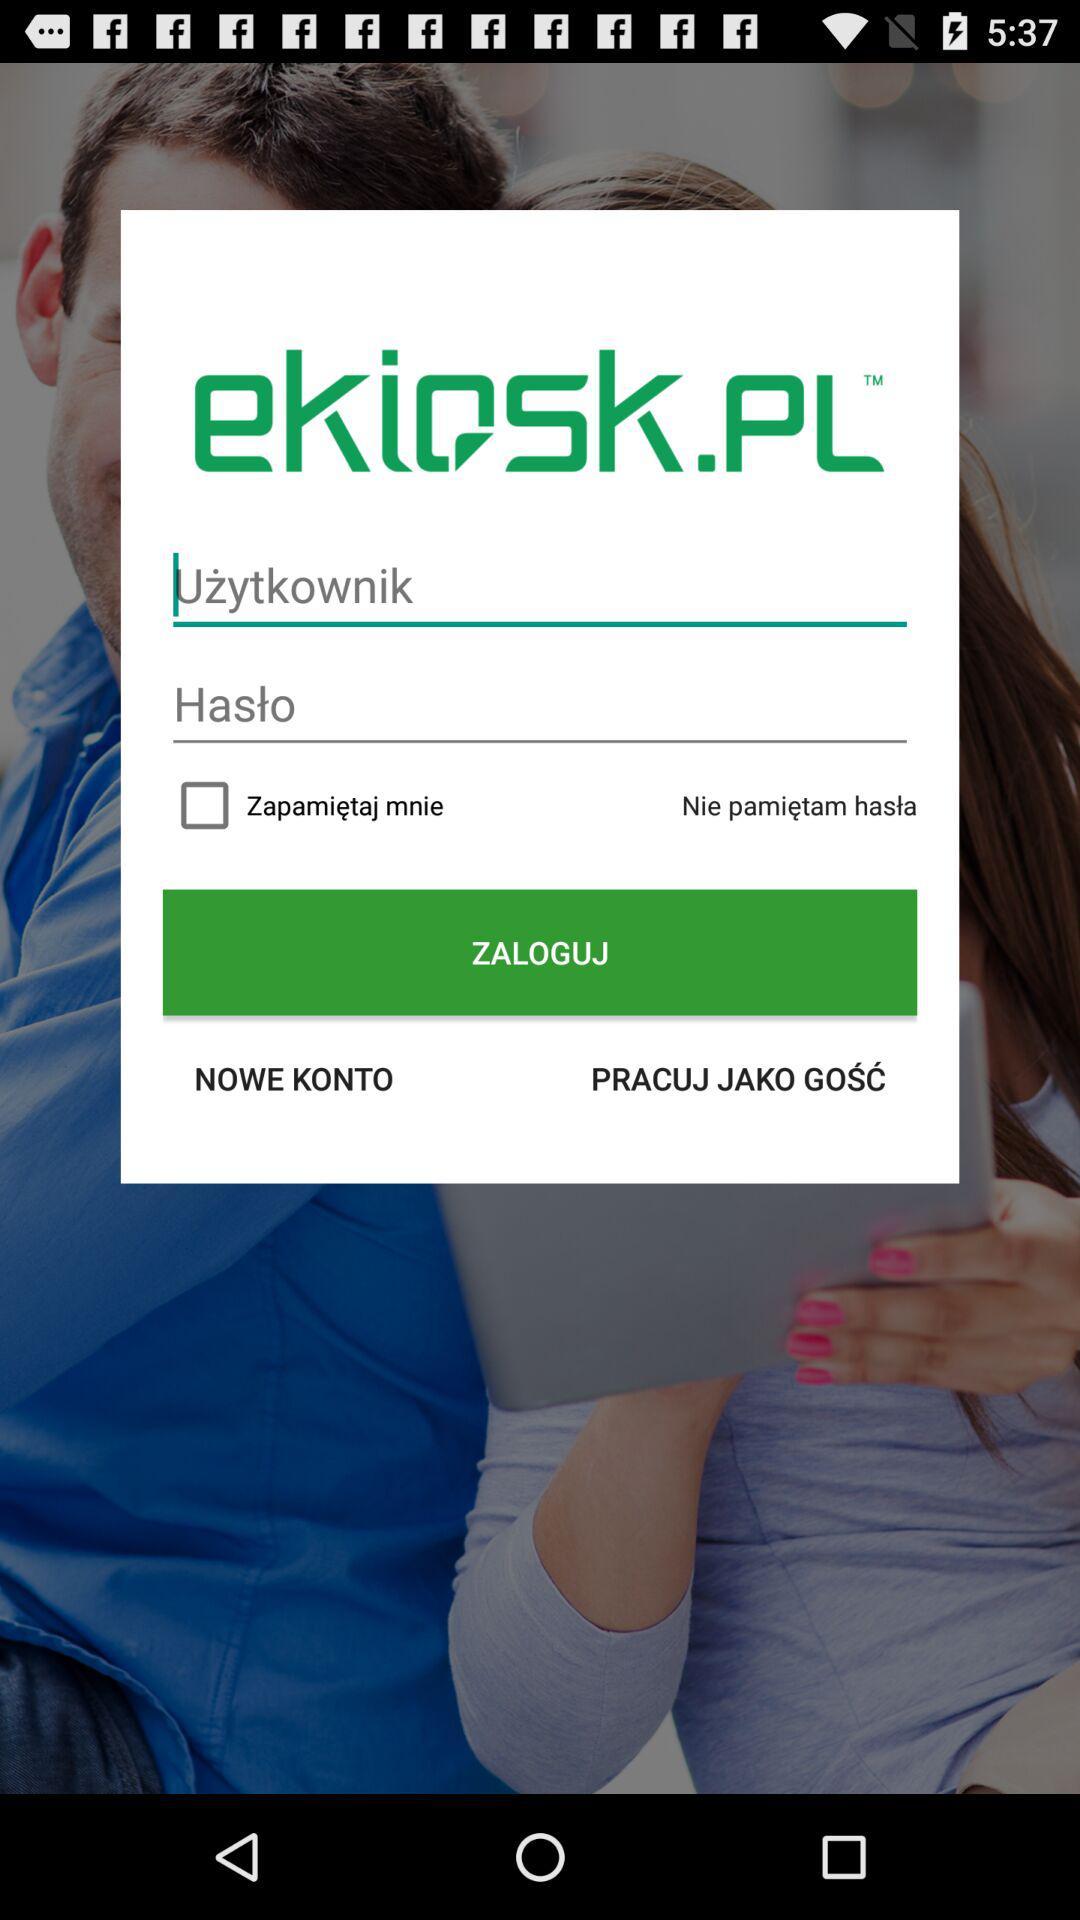  I want to click on icon below zaloguj item, so click(738, 1077).